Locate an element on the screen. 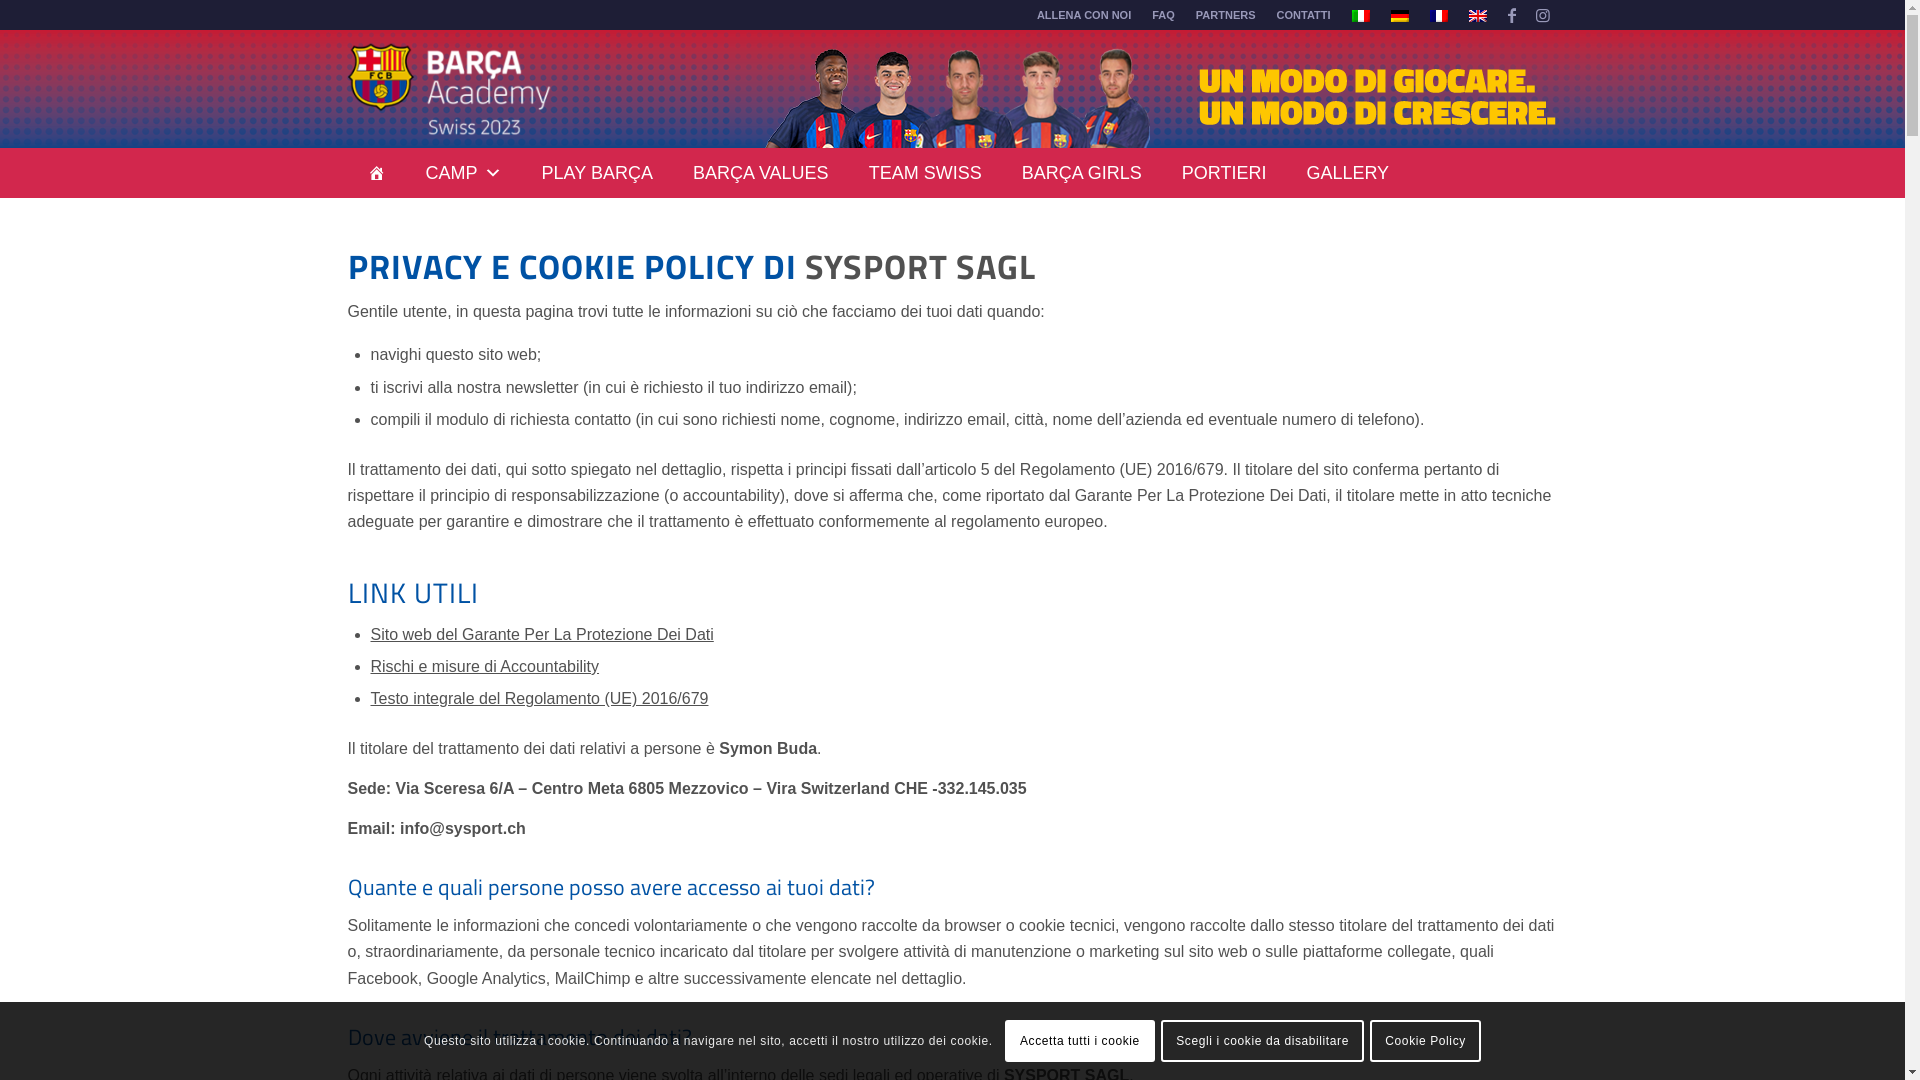 The width and height of the screenshot is (1920, 1080). 'Testo integrale del Regolamento (UE) 2016/679' is located at coordinates (538, 697).